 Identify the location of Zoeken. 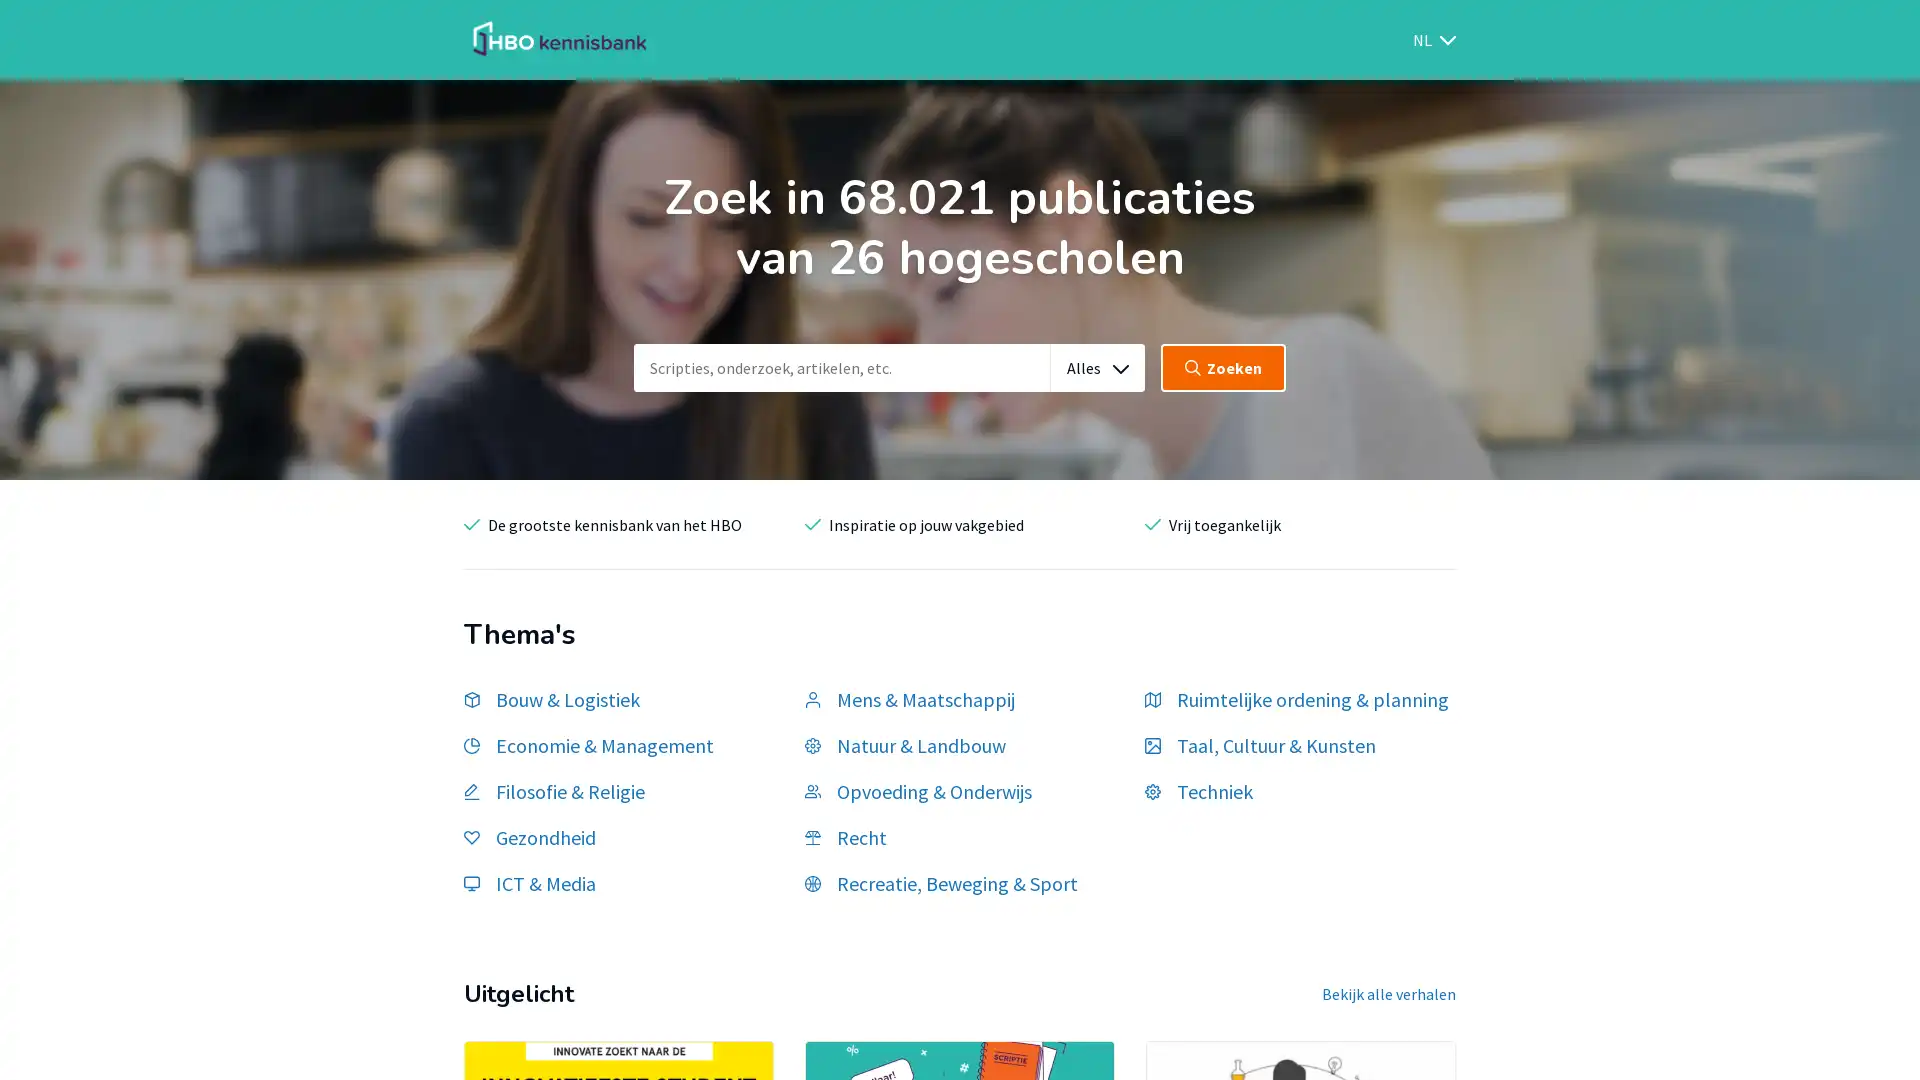
(1222, 367).